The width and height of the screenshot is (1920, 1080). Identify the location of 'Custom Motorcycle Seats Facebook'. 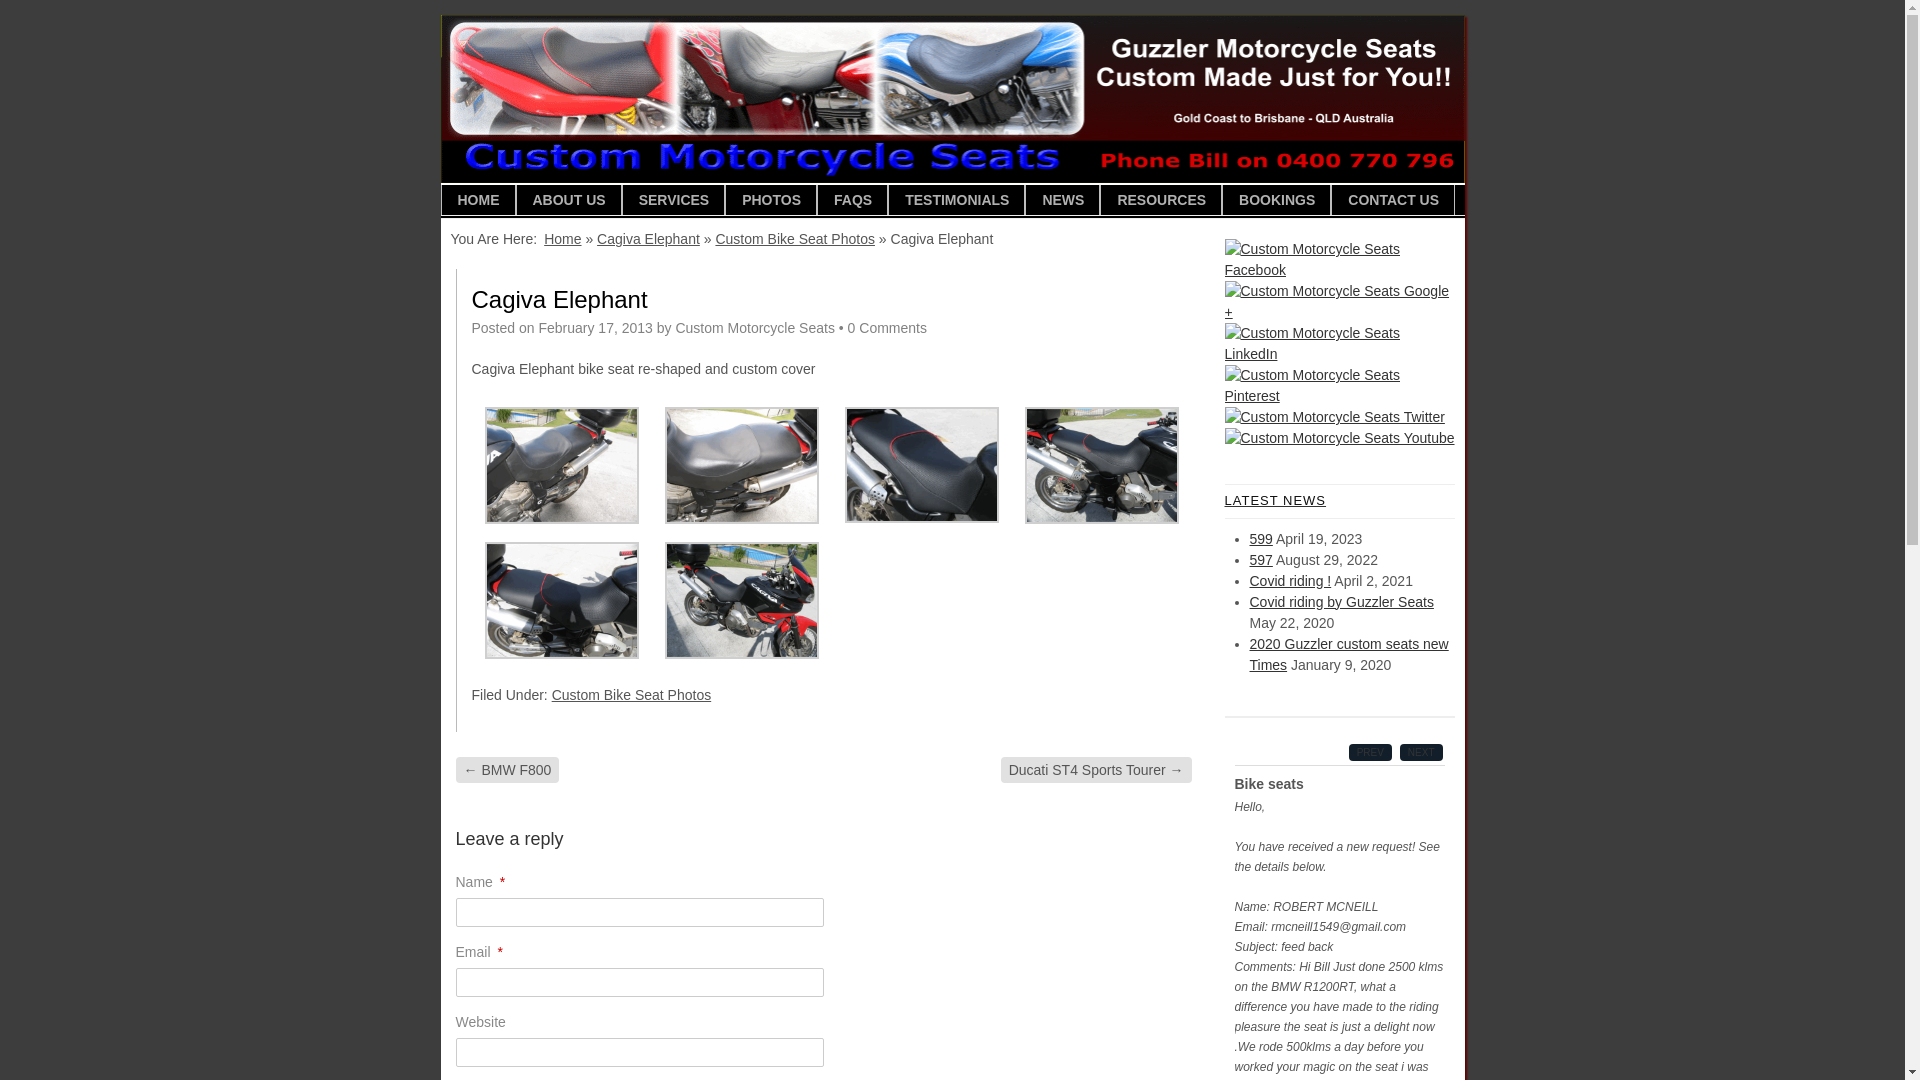
(1223, 258).